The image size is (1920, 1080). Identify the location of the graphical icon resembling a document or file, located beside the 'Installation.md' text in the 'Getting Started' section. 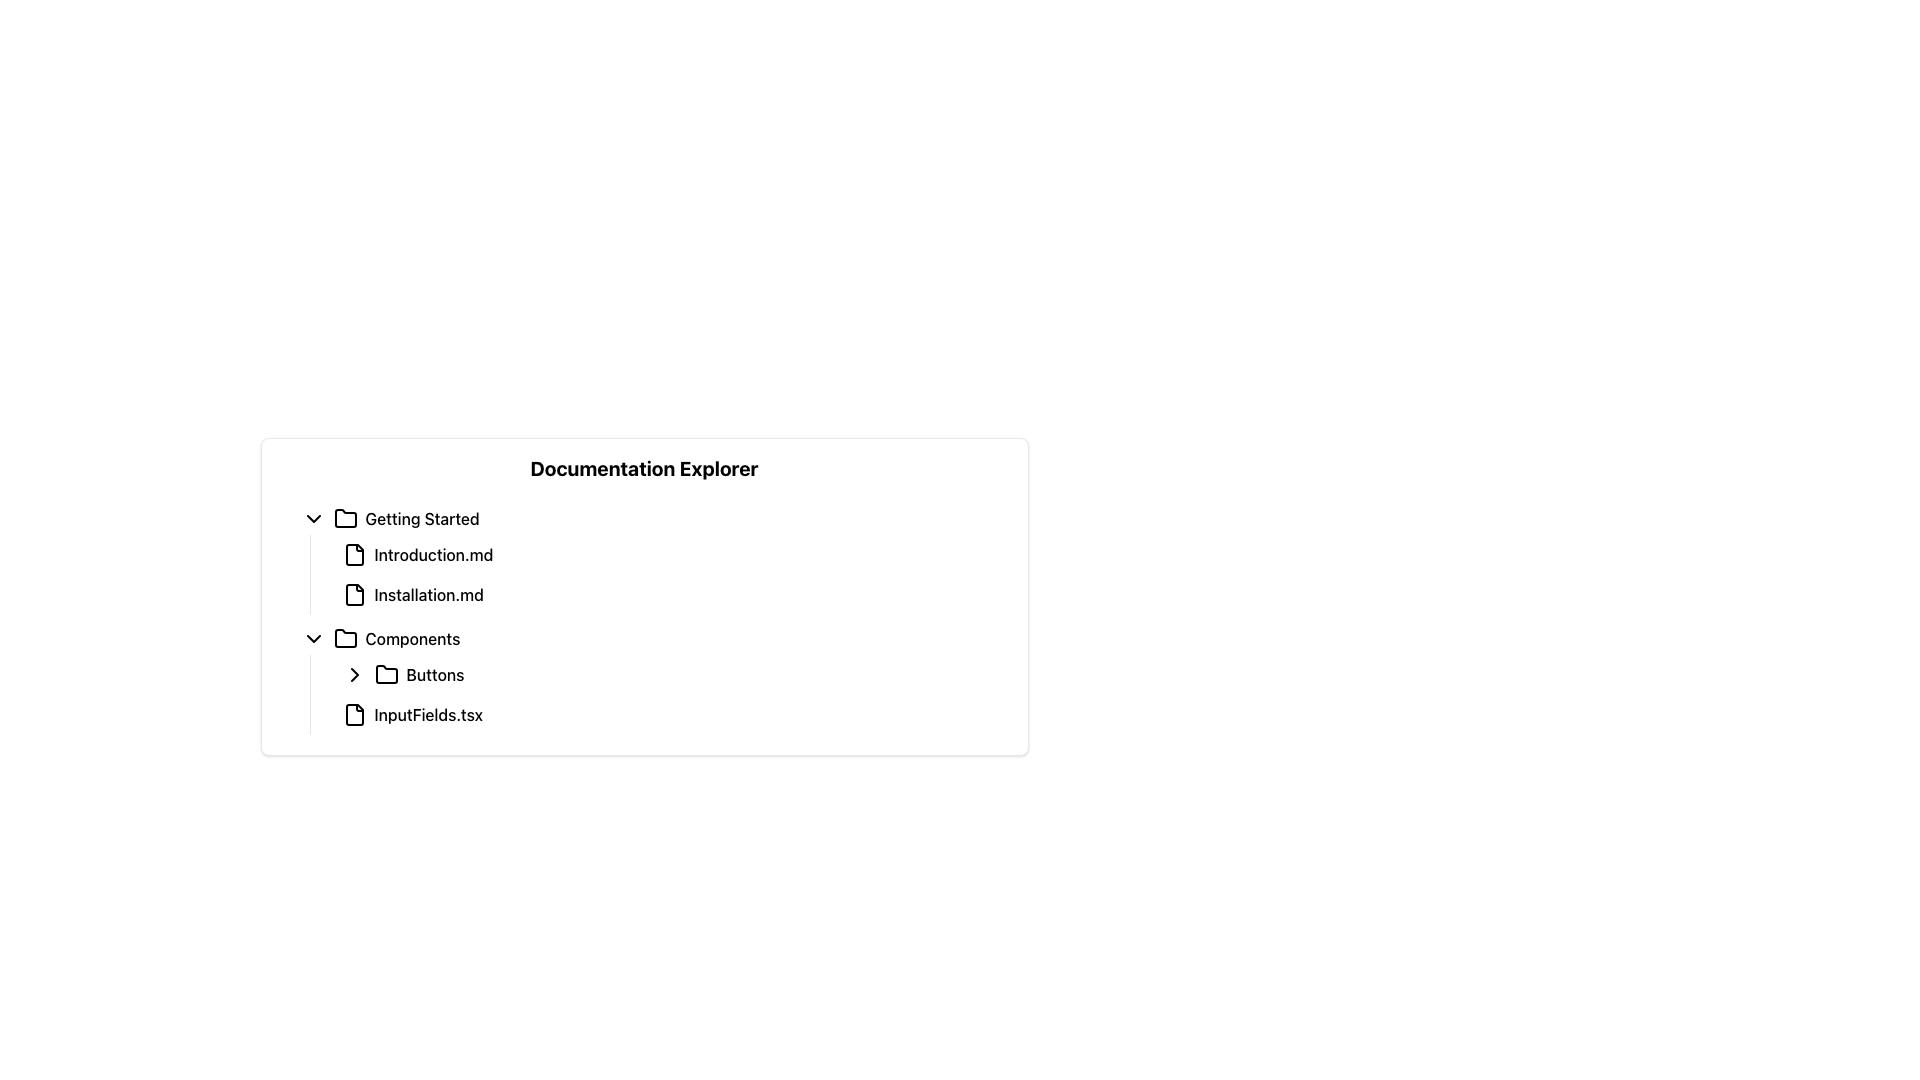
(354, 593).